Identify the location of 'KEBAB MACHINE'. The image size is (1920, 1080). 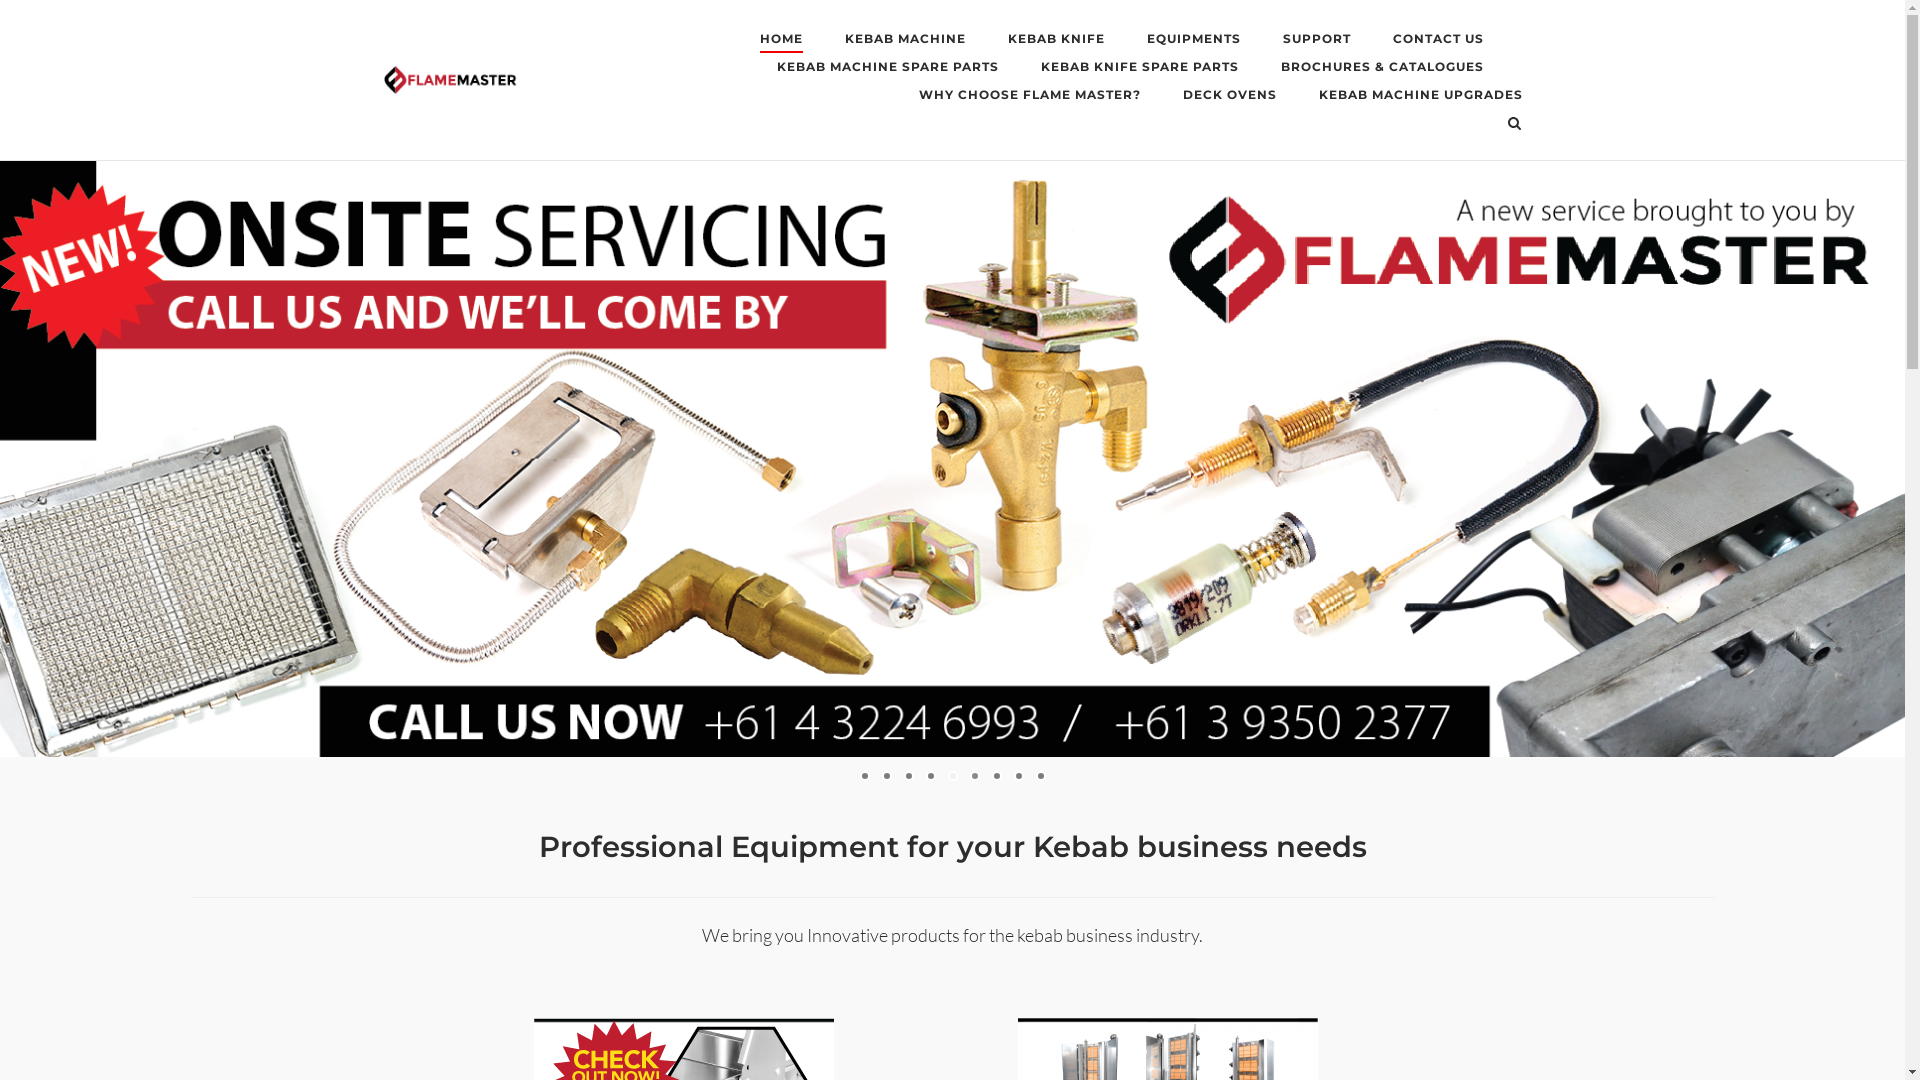
(903, 42).